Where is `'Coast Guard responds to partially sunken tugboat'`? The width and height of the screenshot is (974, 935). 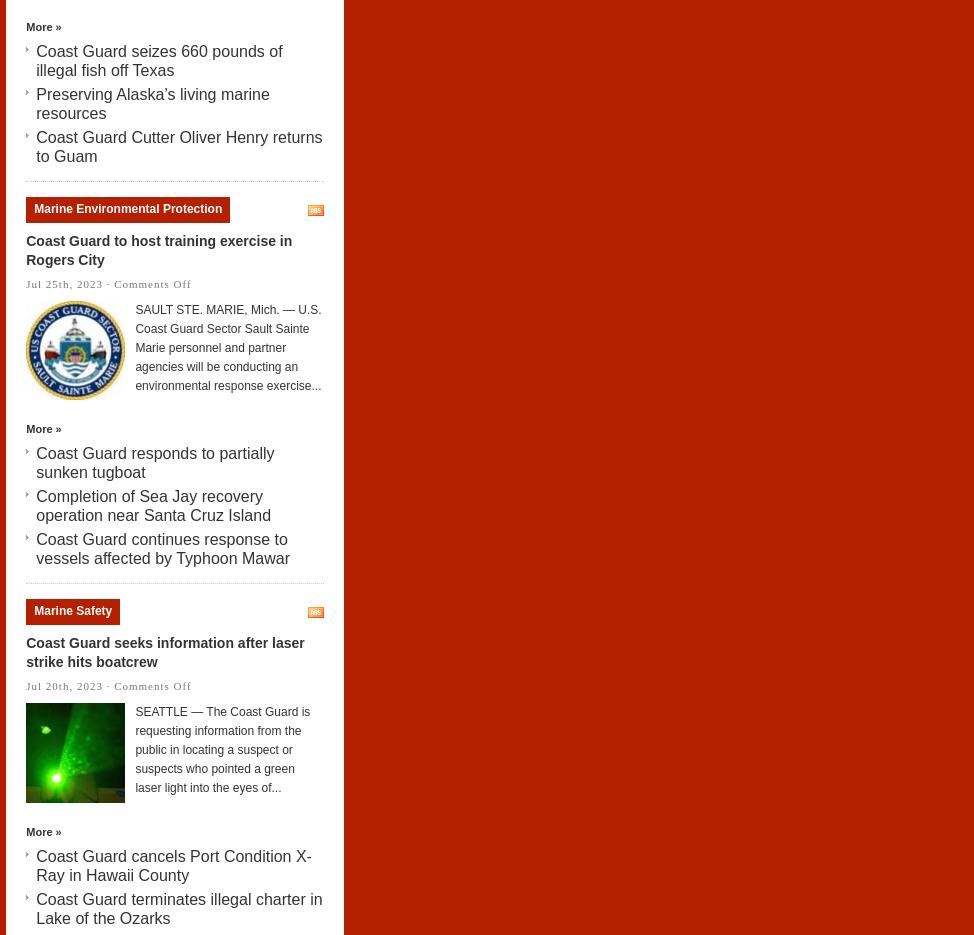 'Coast Guard responds to partially sunken tugboat' is located at coordinates (153, 462).